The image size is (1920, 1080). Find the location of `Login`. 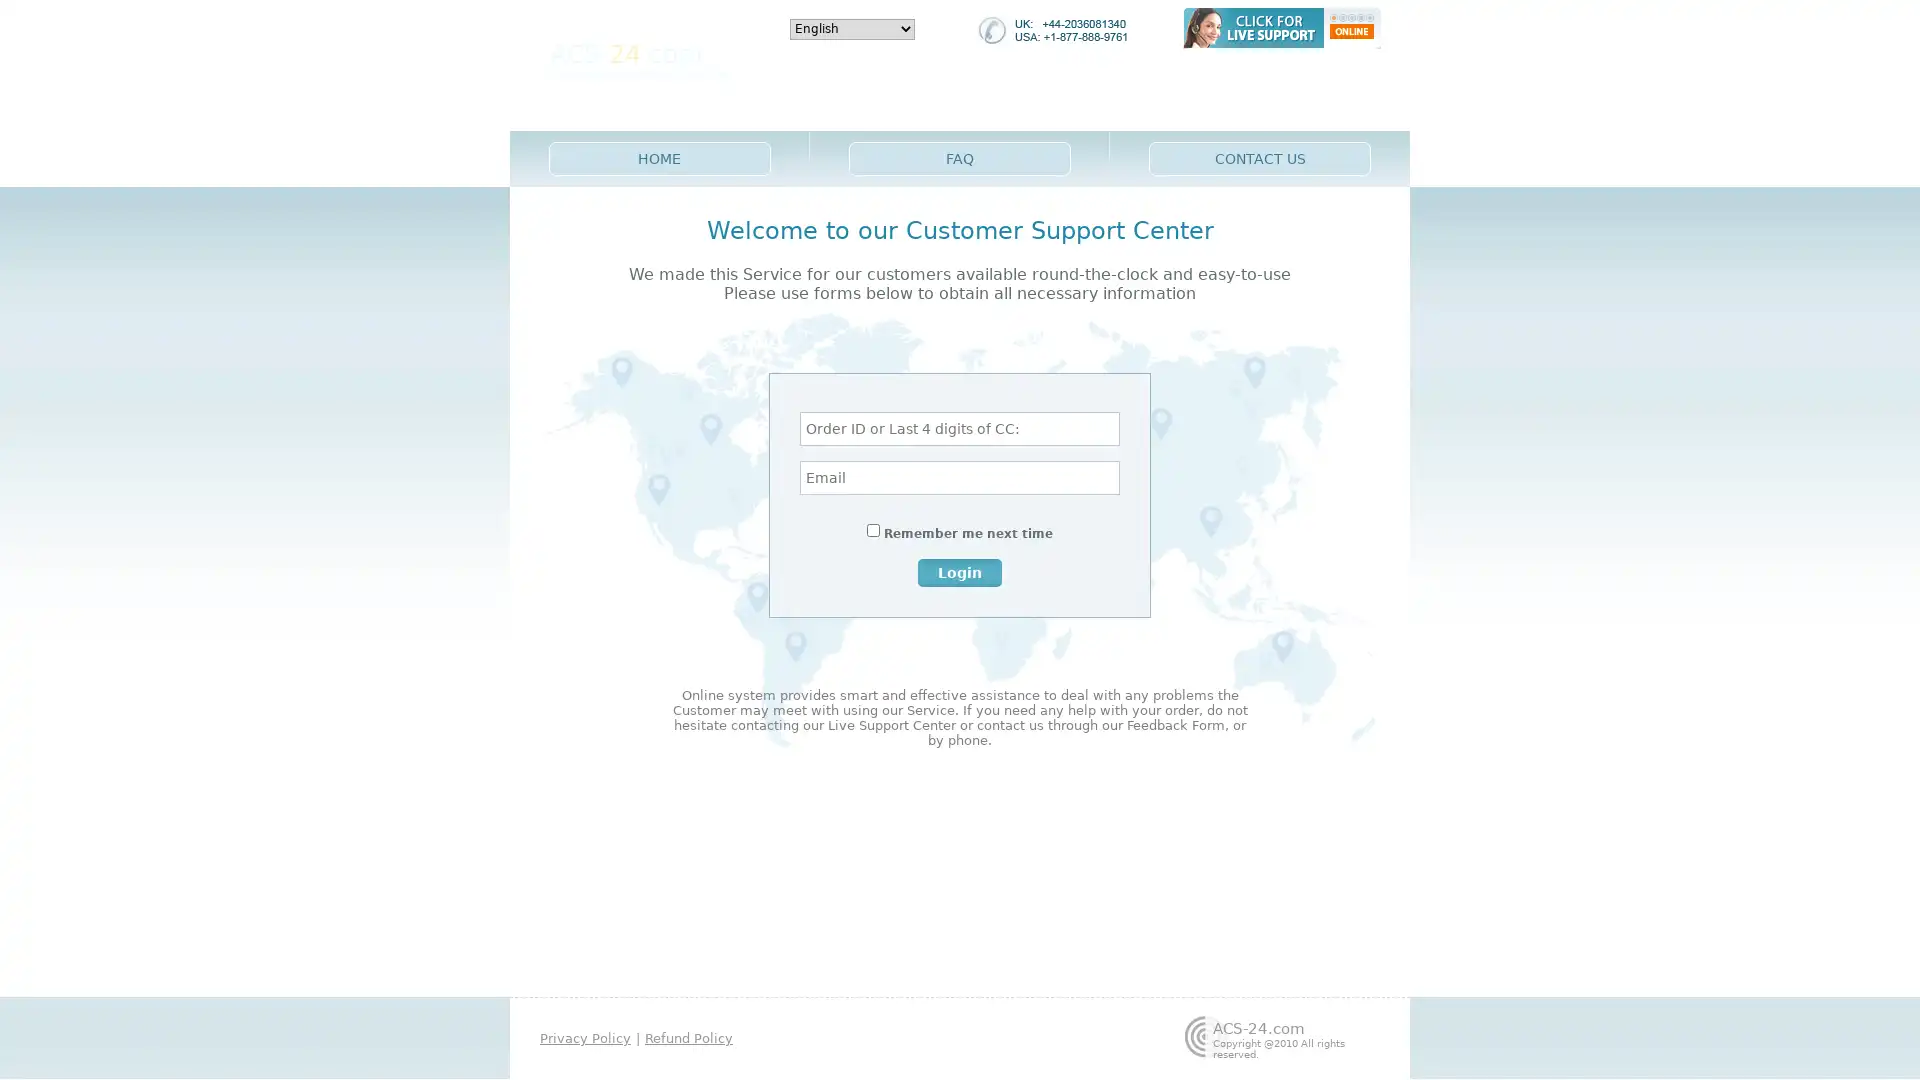

Login is located at coordinates (960, 571).